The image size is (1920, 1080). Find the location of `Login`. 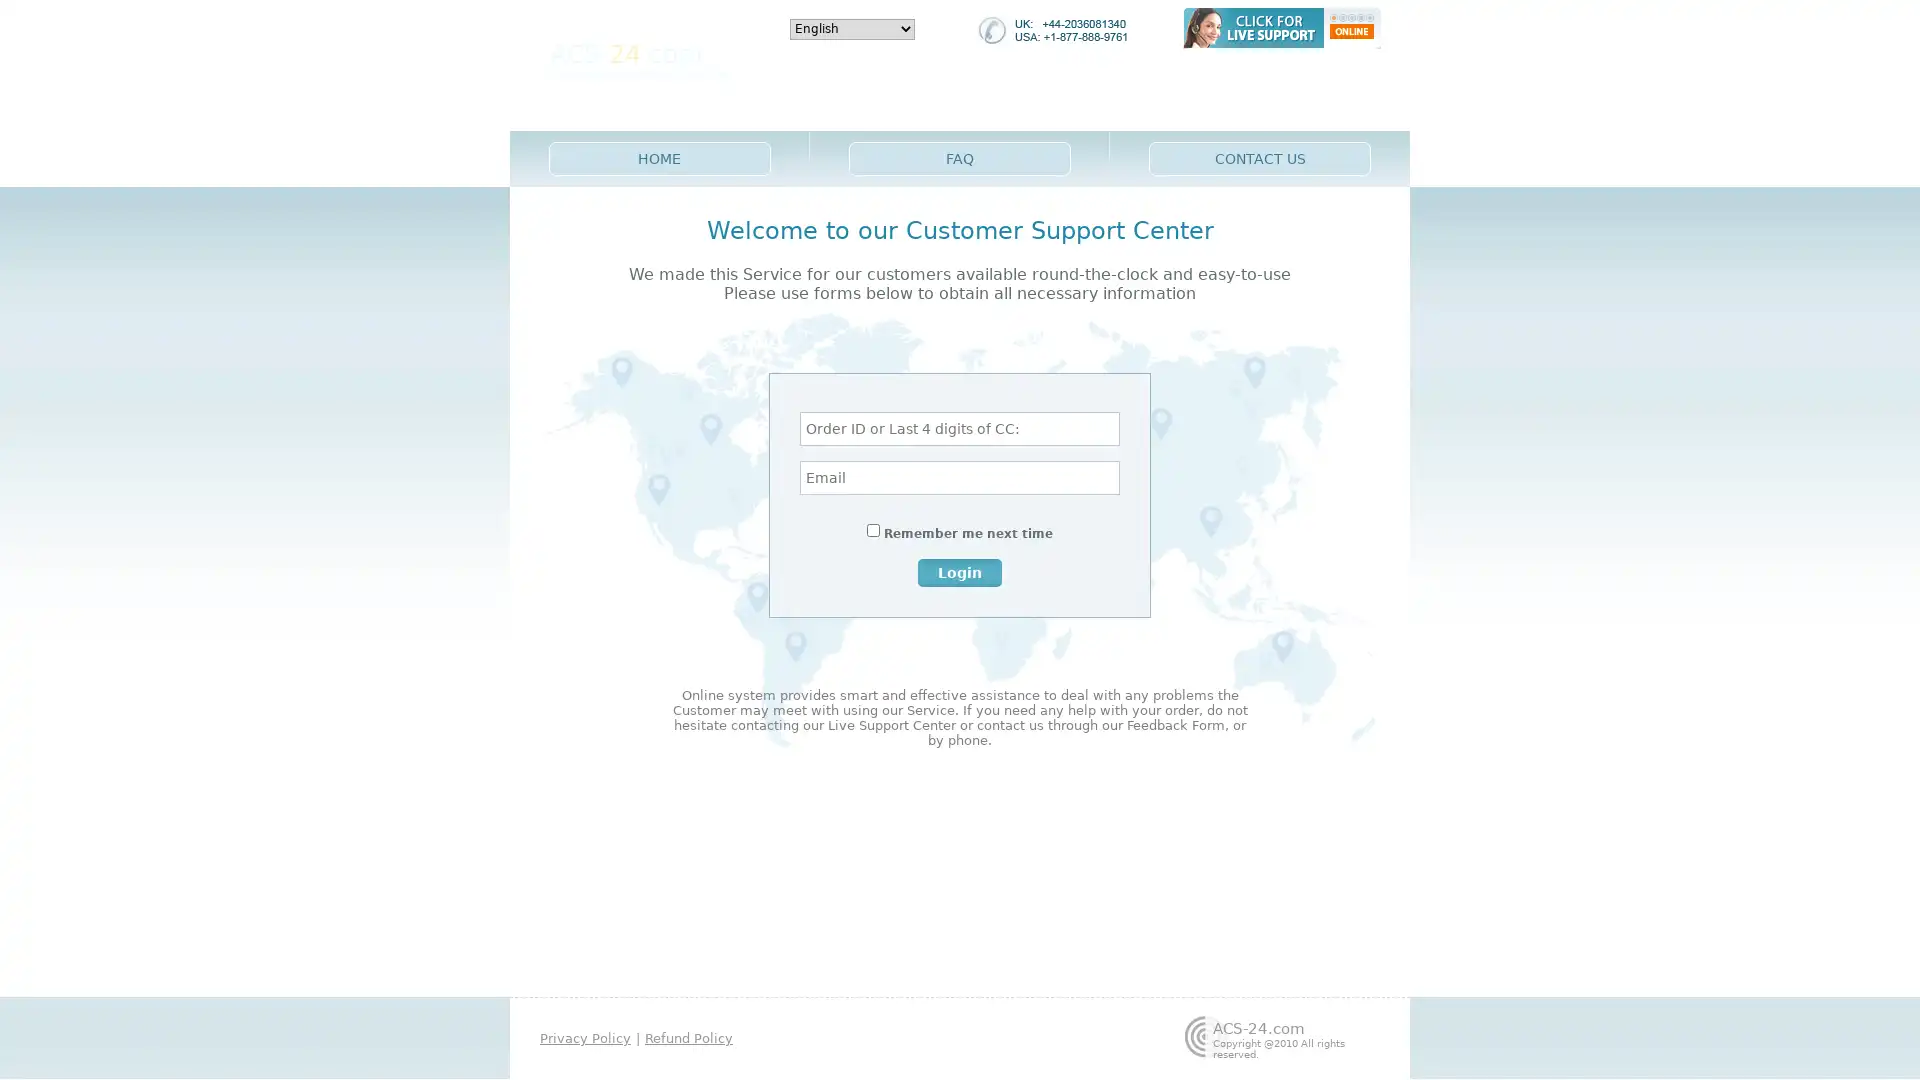

Login is located at coordinates (960, 571).